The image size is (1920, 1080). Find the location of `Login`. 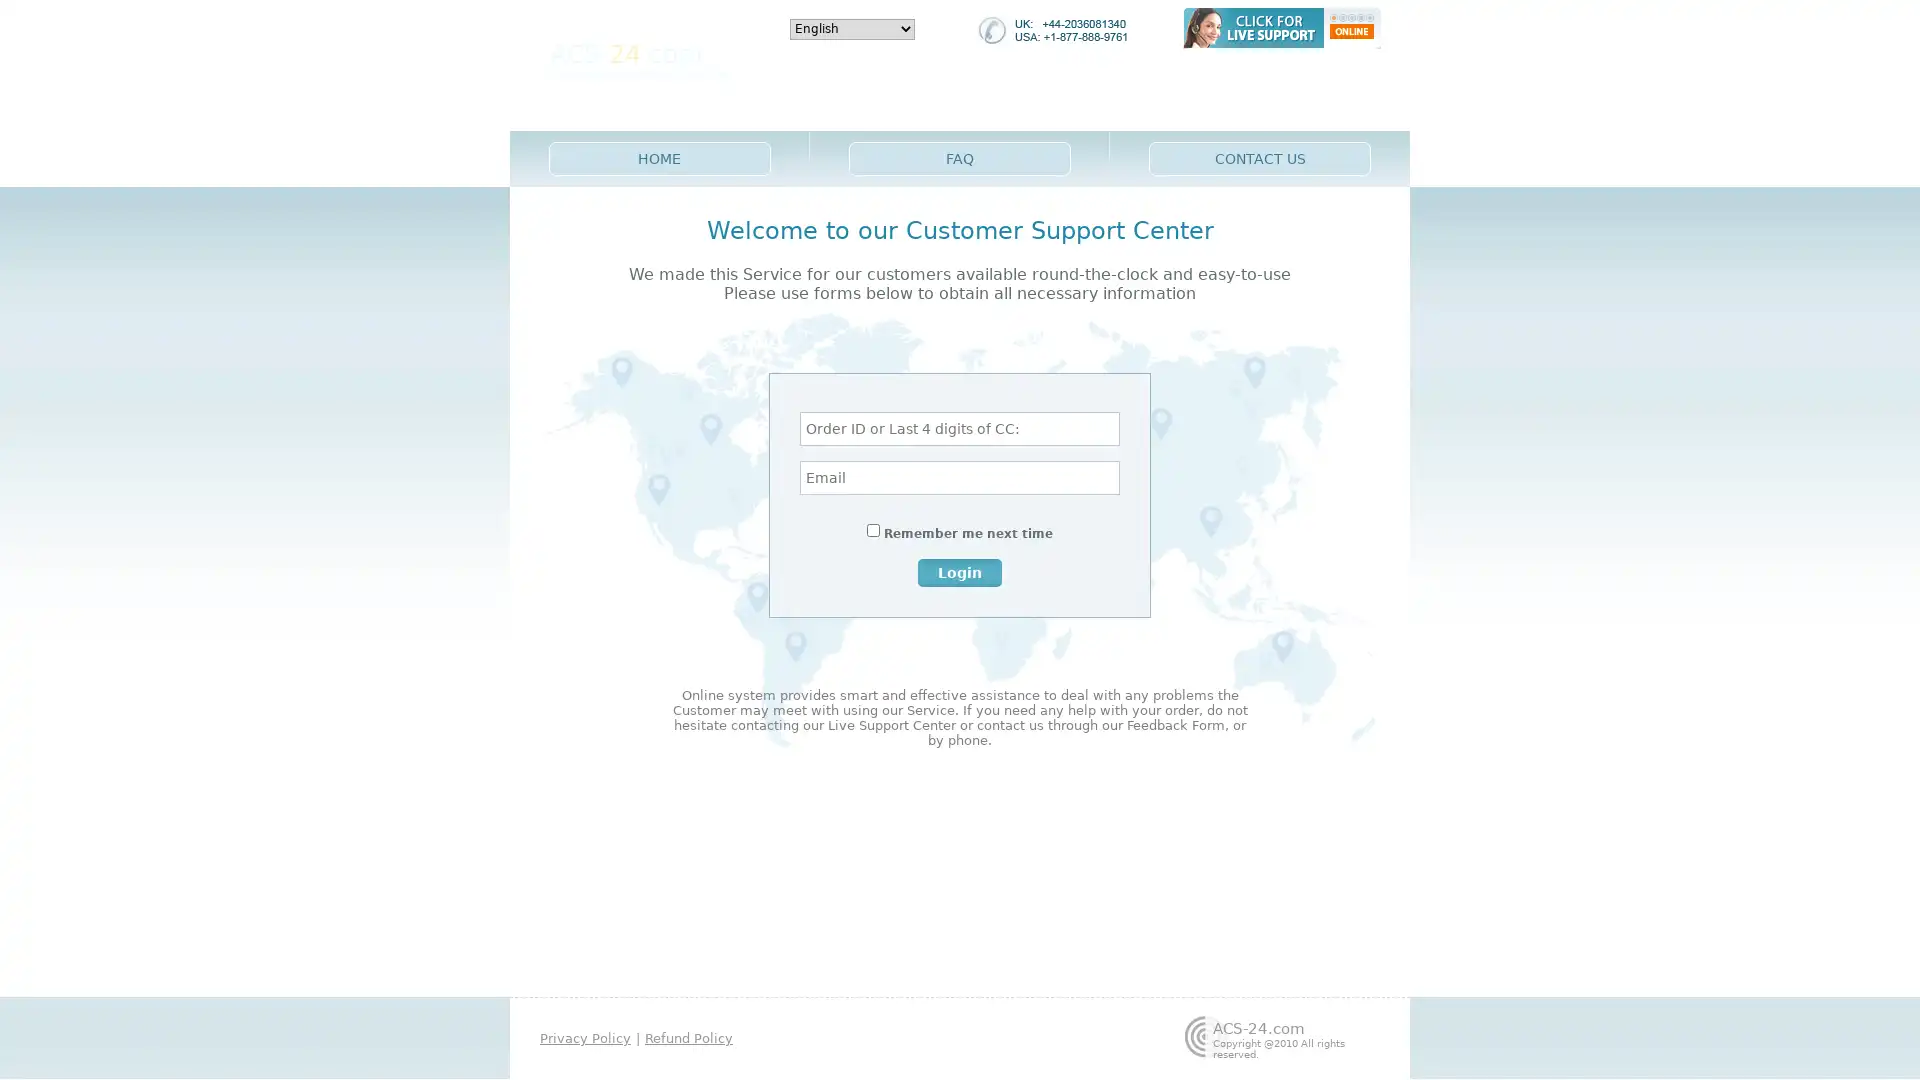

Login is located at coordinates (960, 571).